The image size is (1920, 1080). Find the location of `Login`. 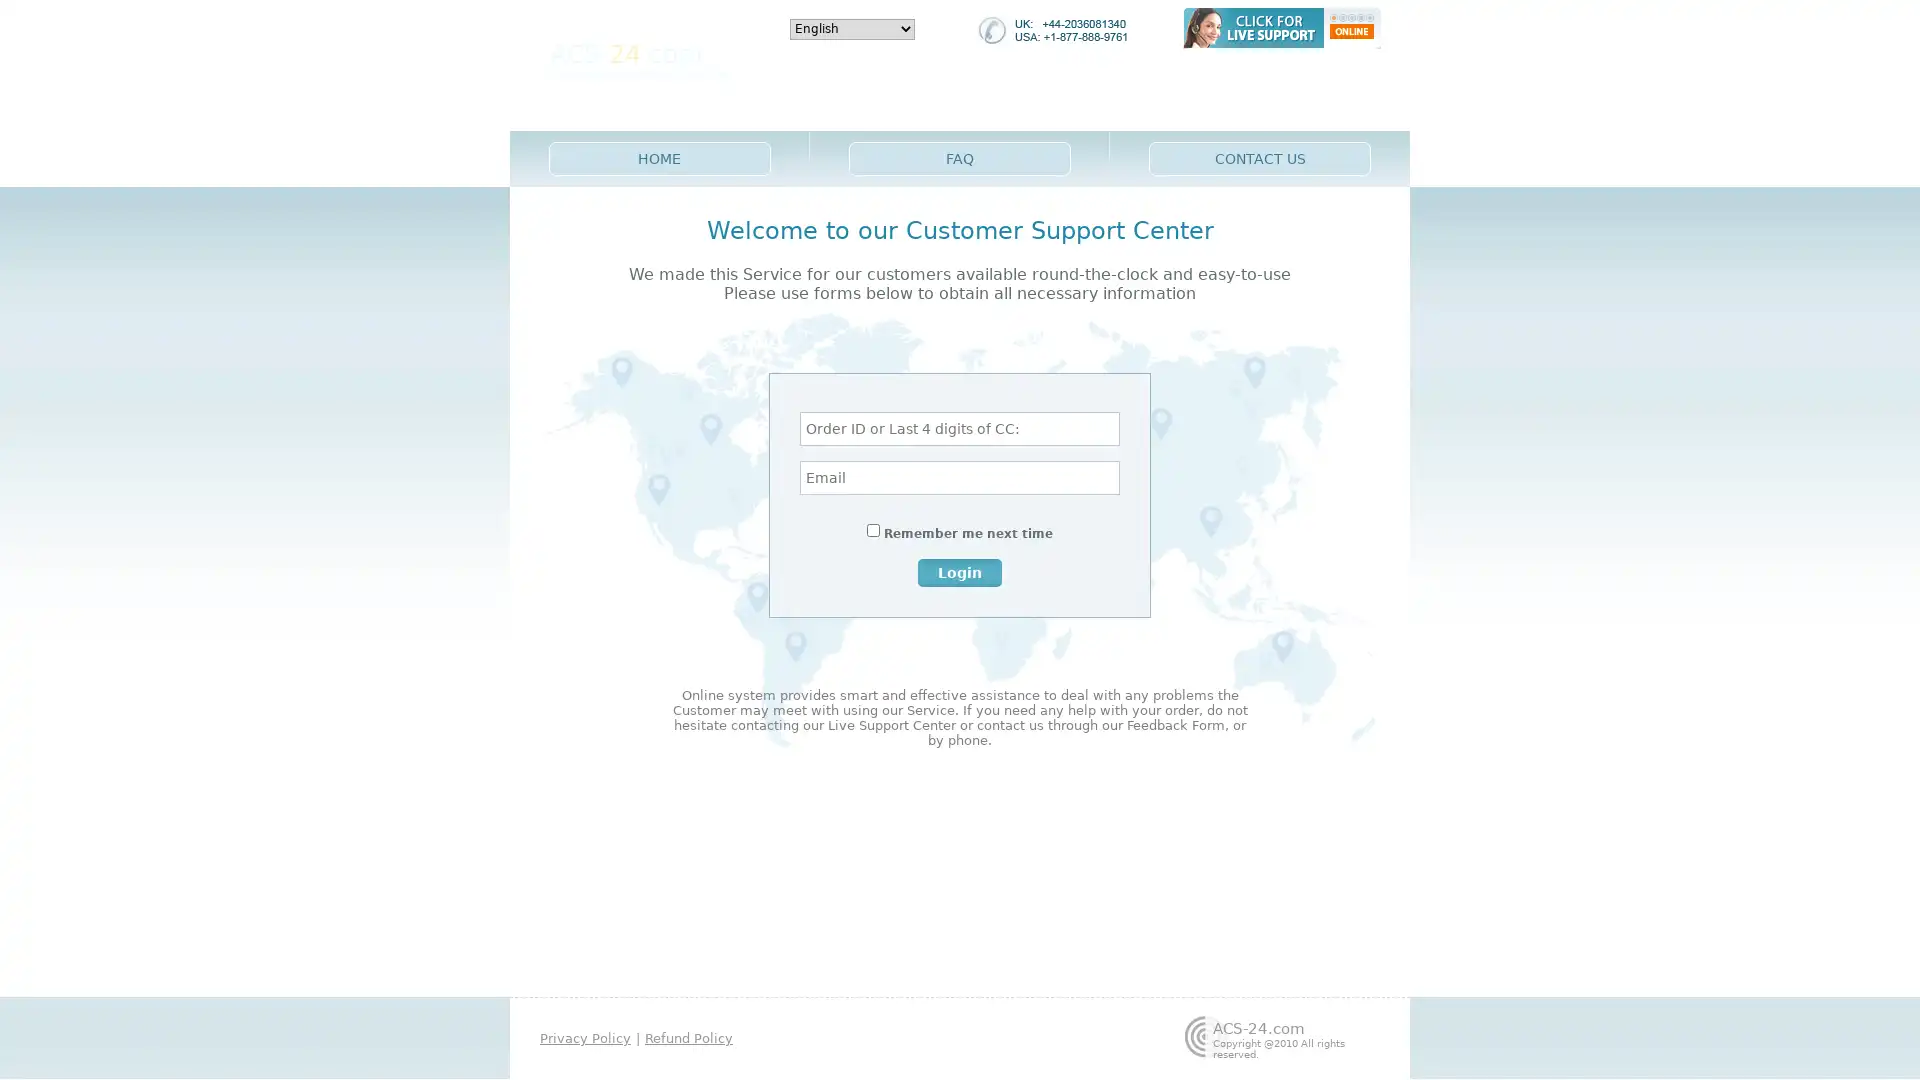

Login is located at coordinates (960, 571).